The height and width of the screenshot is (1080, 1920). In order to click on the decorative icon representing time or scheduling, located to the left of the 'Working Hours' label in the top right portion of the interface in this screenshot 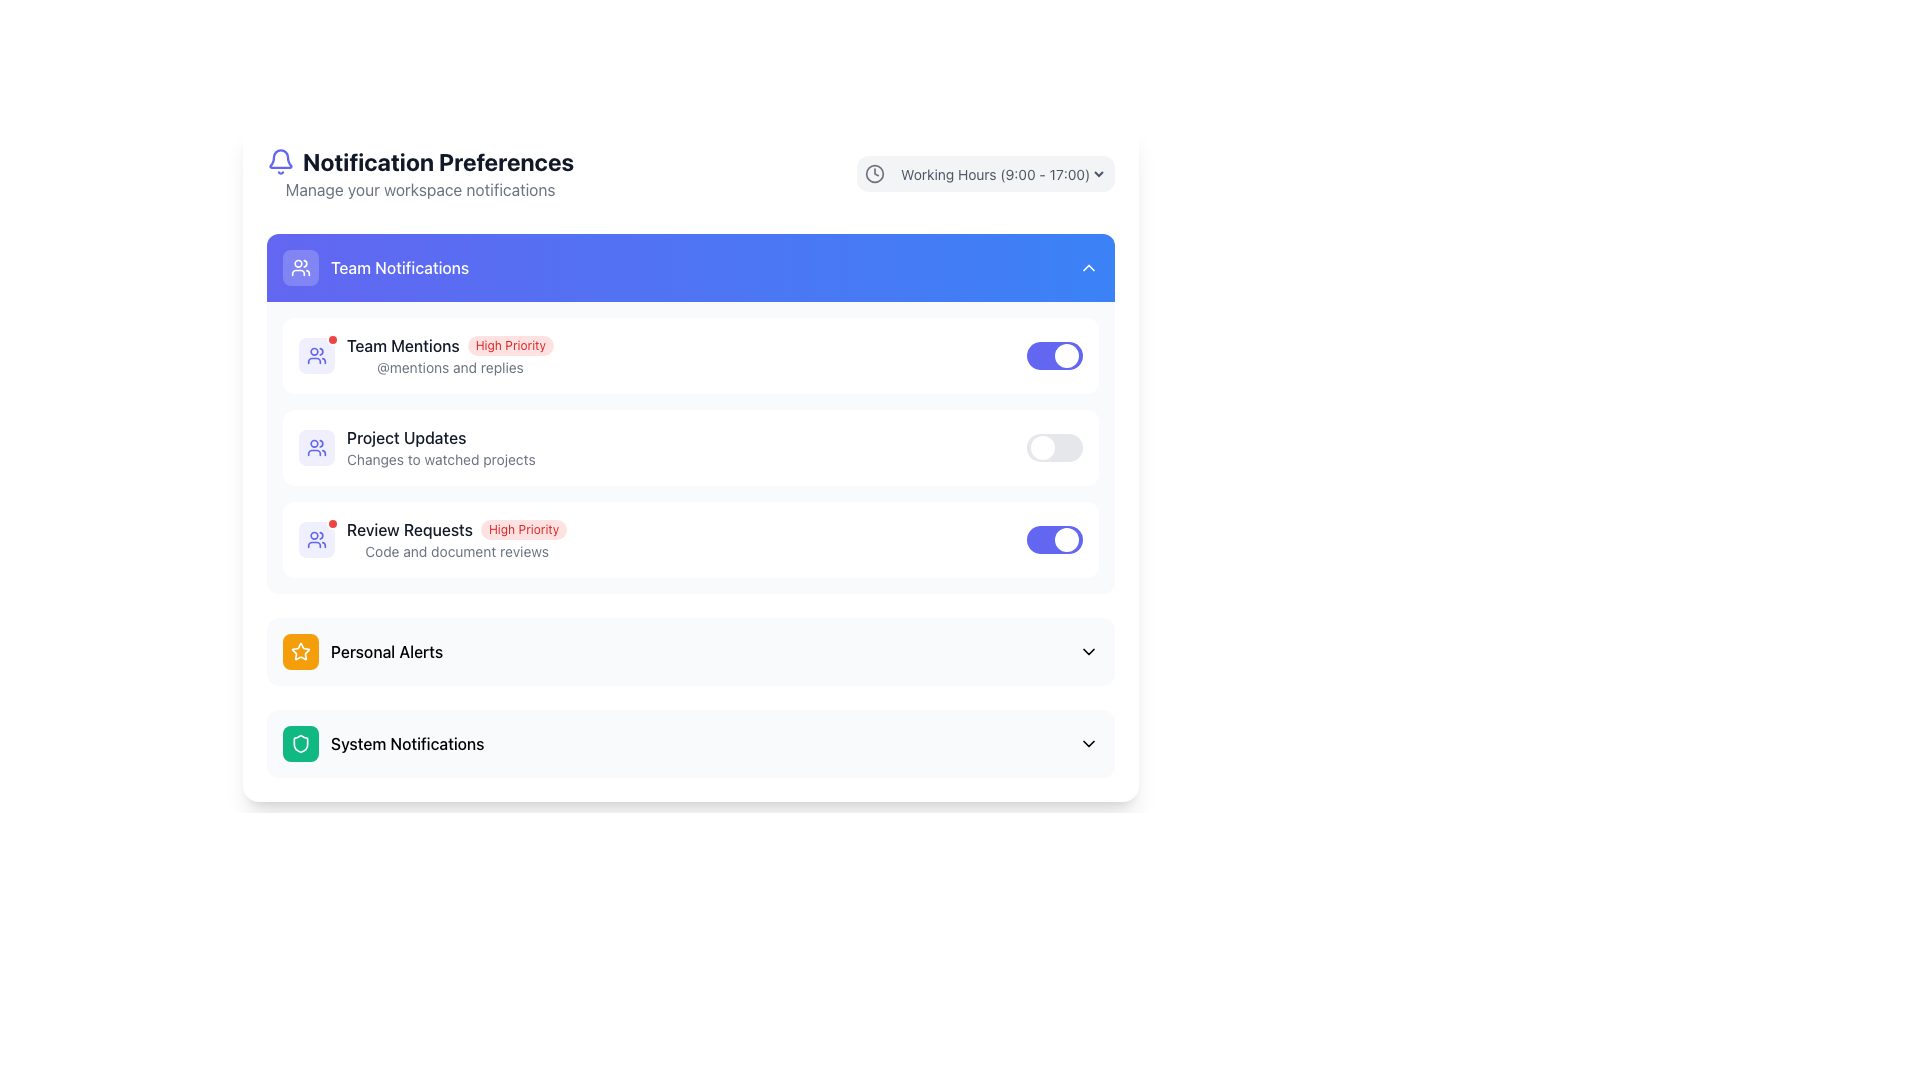, I will do `click(874, 172)`.